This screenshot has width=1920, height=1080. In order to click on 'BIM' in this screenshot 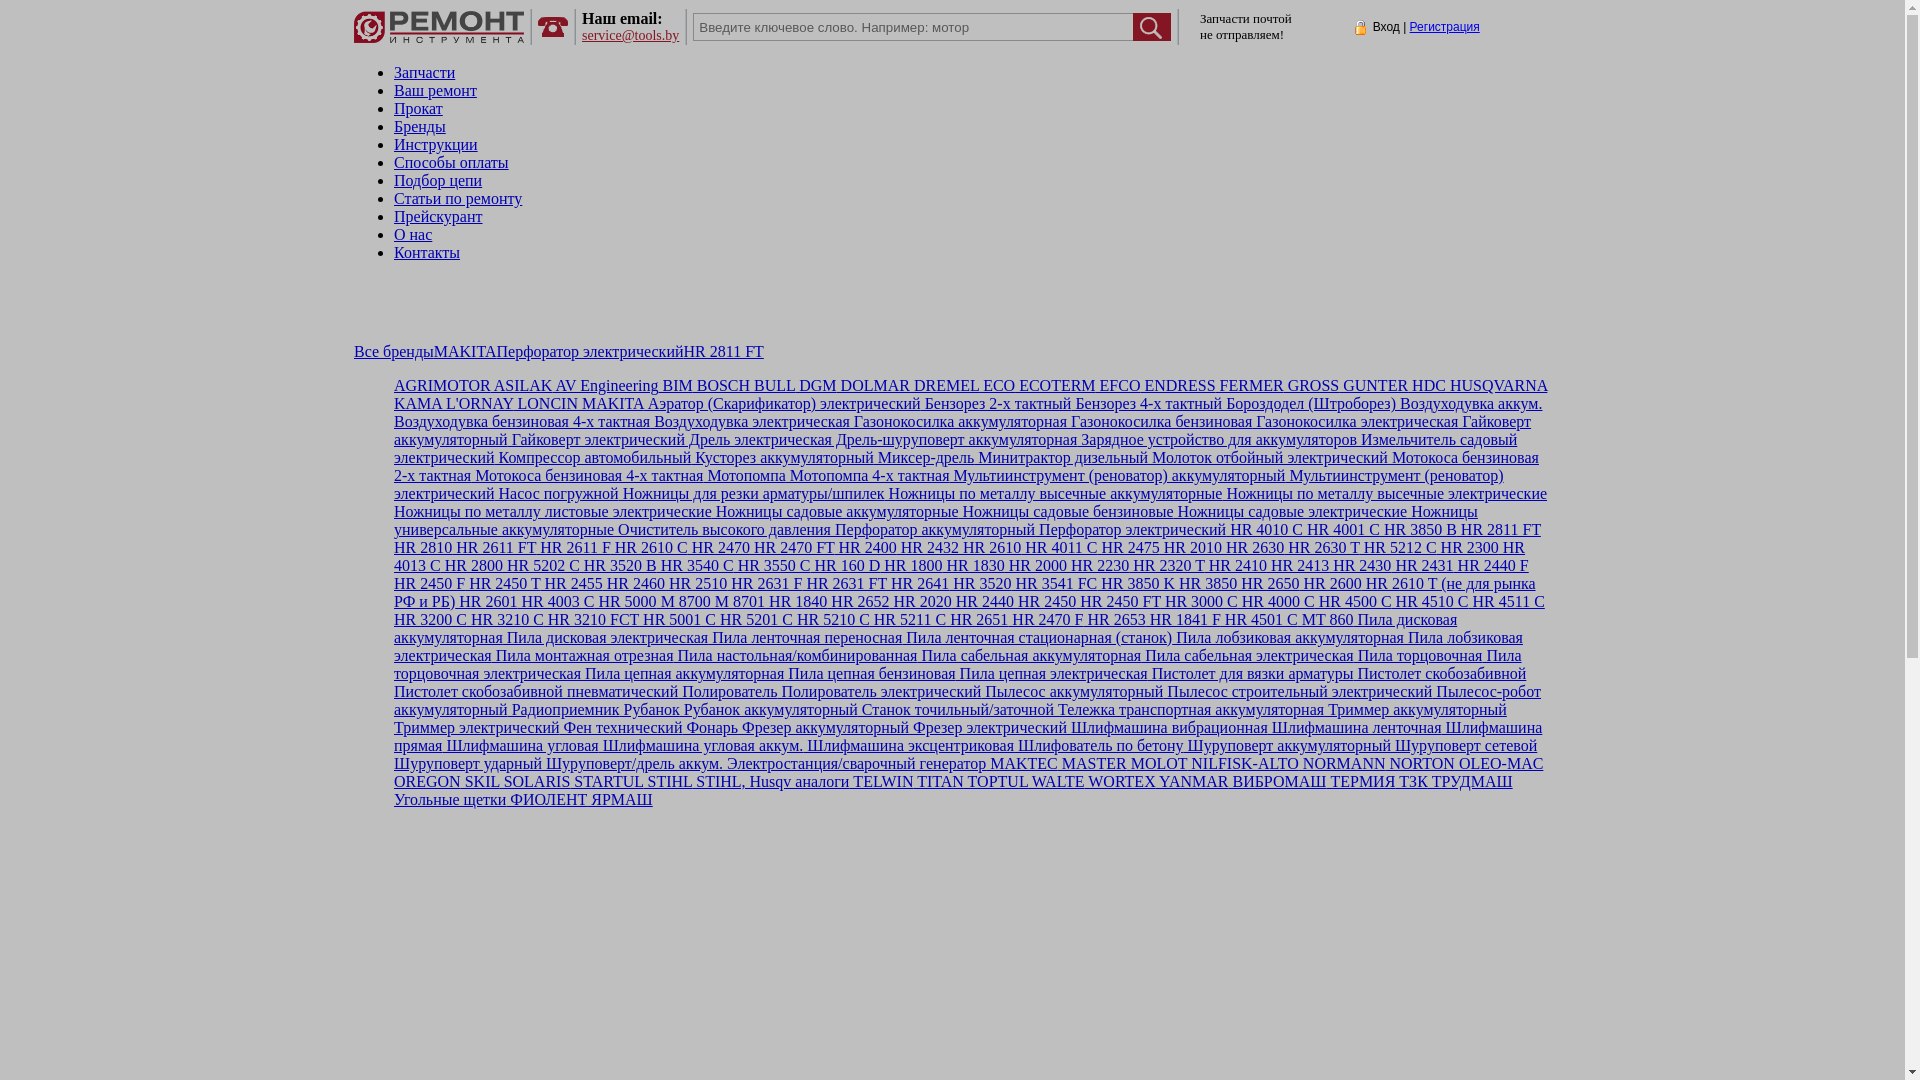, I will do `click(657, 385)`.